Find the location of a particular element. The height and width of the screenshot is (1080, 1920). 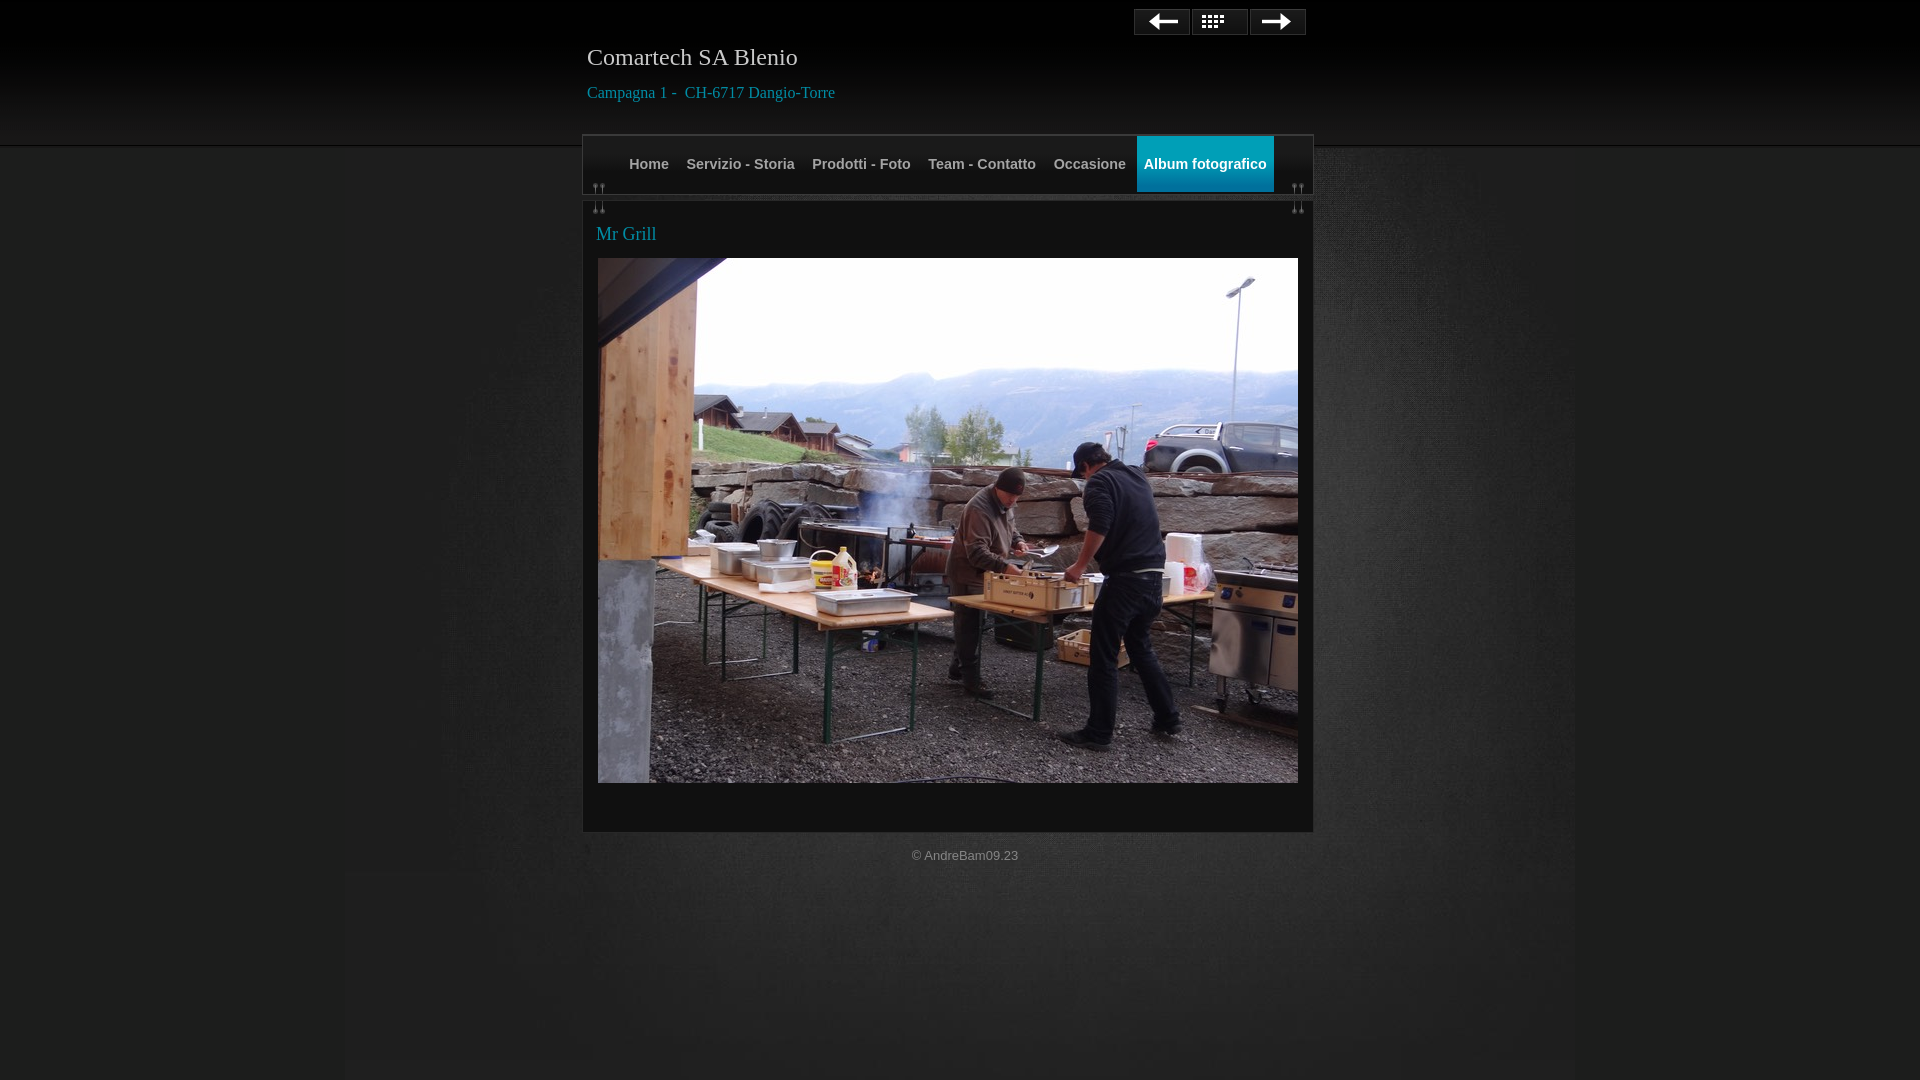

'Album fotografico' is located at coordinates (1137, 163).